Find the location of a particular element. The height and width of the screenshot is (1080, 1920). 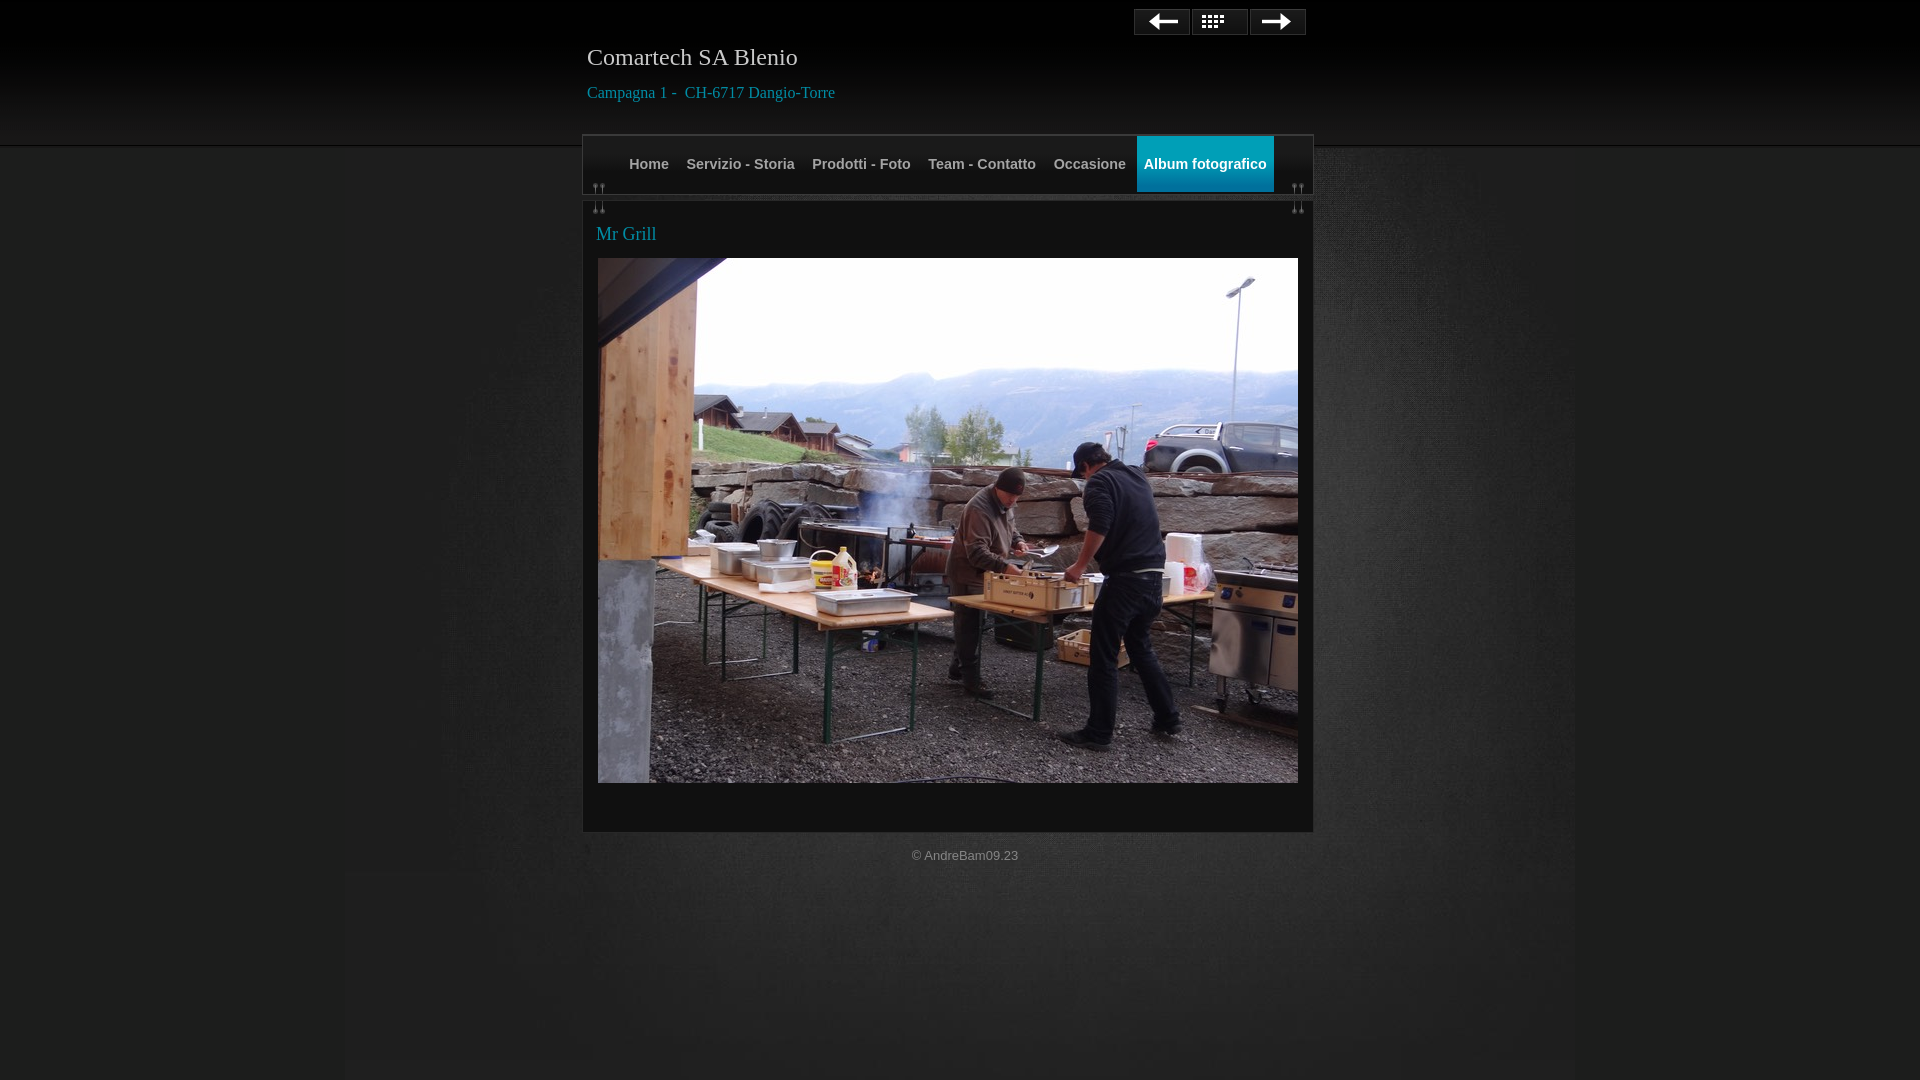

'Album fotografico' is located at coordinates (1137, 163).